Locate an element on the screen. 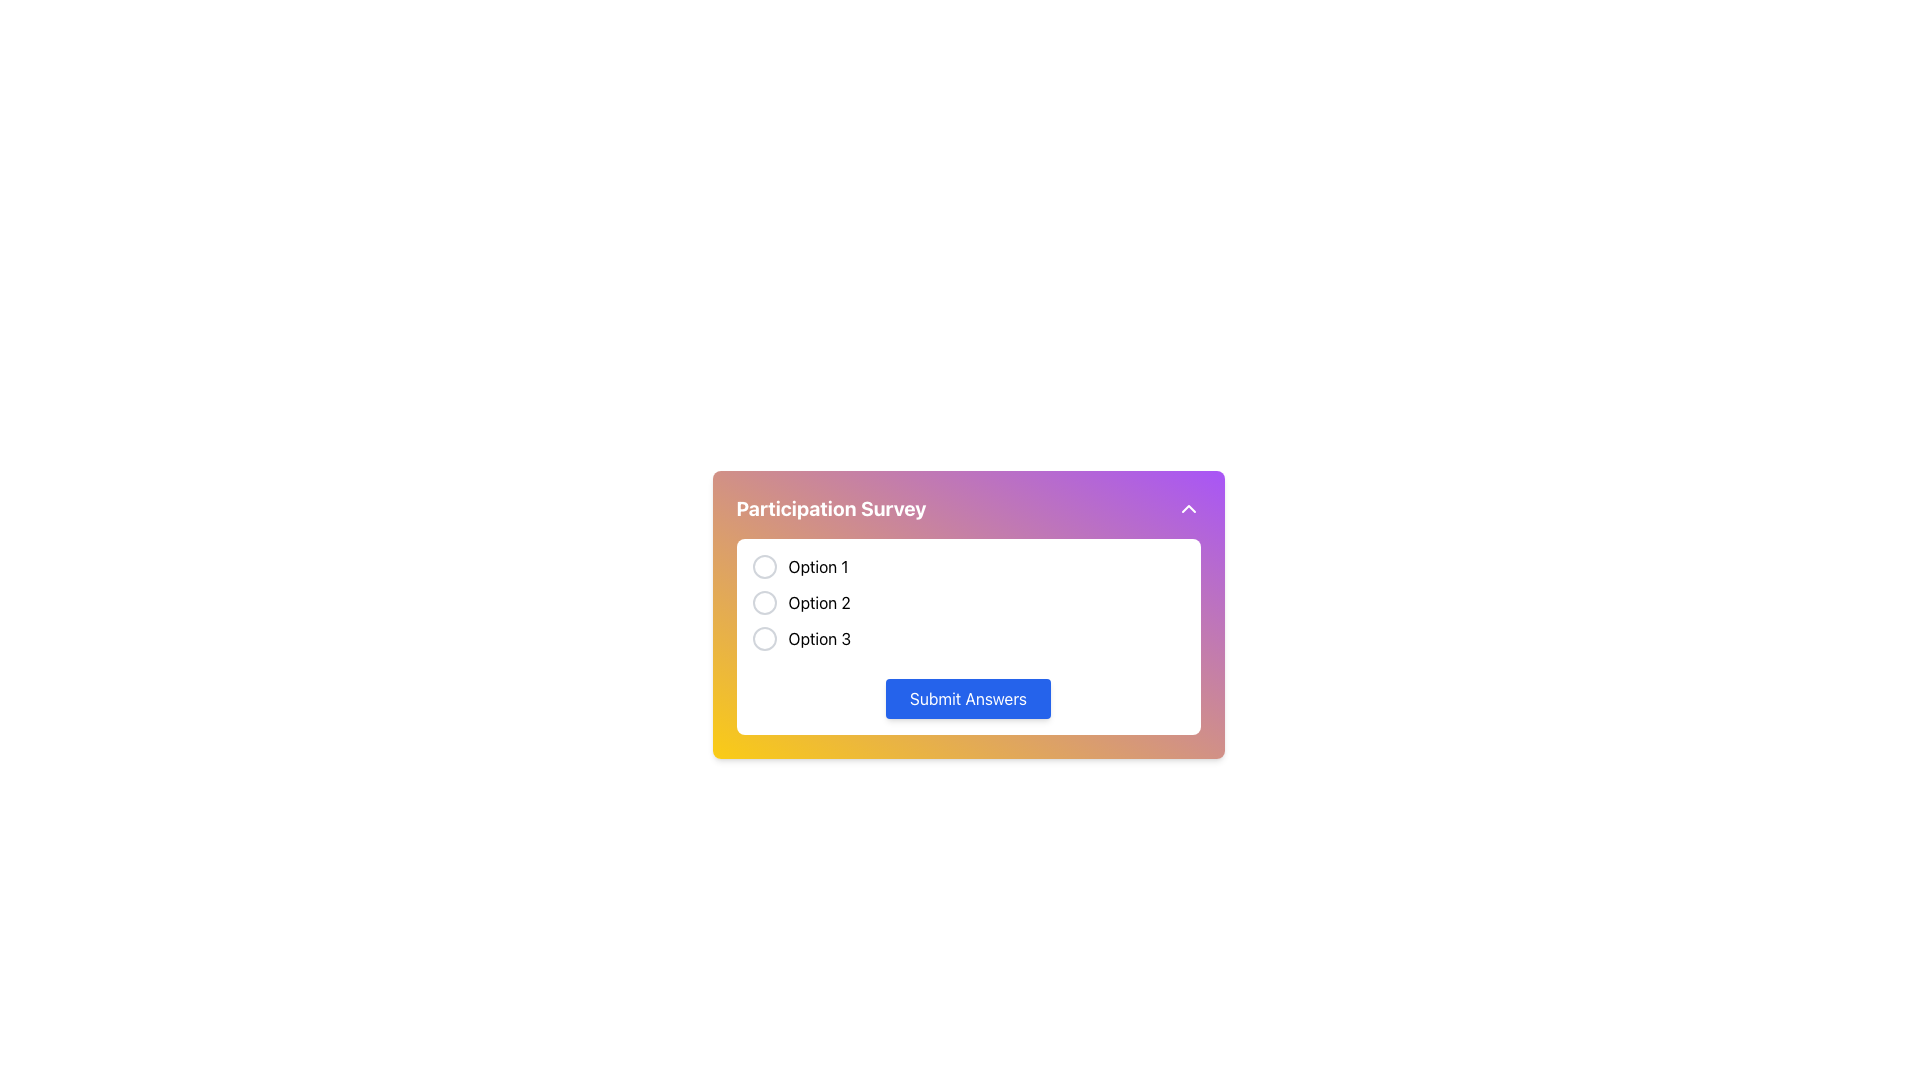 The height and width of the screenshot is (1080, 1920). the circular radio button with a thin gray border located to the left of the text 'Option 3' for visual feedback is located at coordinates (763, 639).